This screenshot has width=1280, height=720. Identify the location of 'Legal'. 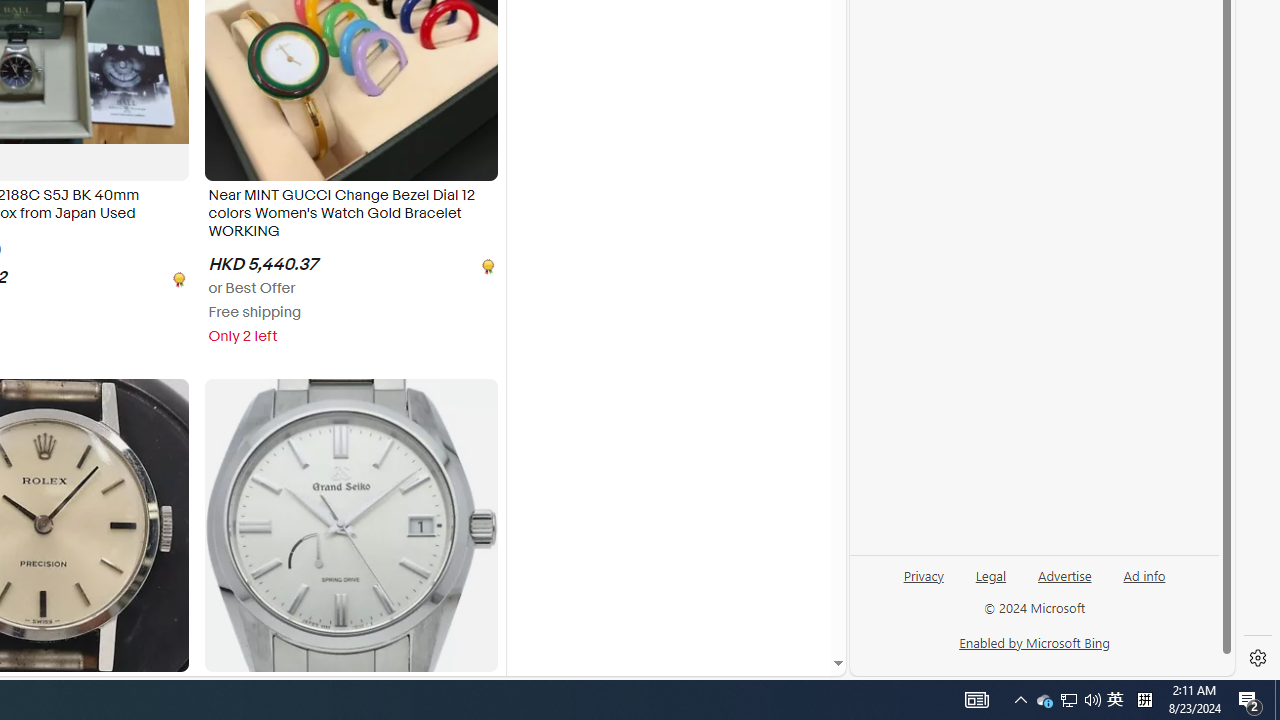
(990, 583).